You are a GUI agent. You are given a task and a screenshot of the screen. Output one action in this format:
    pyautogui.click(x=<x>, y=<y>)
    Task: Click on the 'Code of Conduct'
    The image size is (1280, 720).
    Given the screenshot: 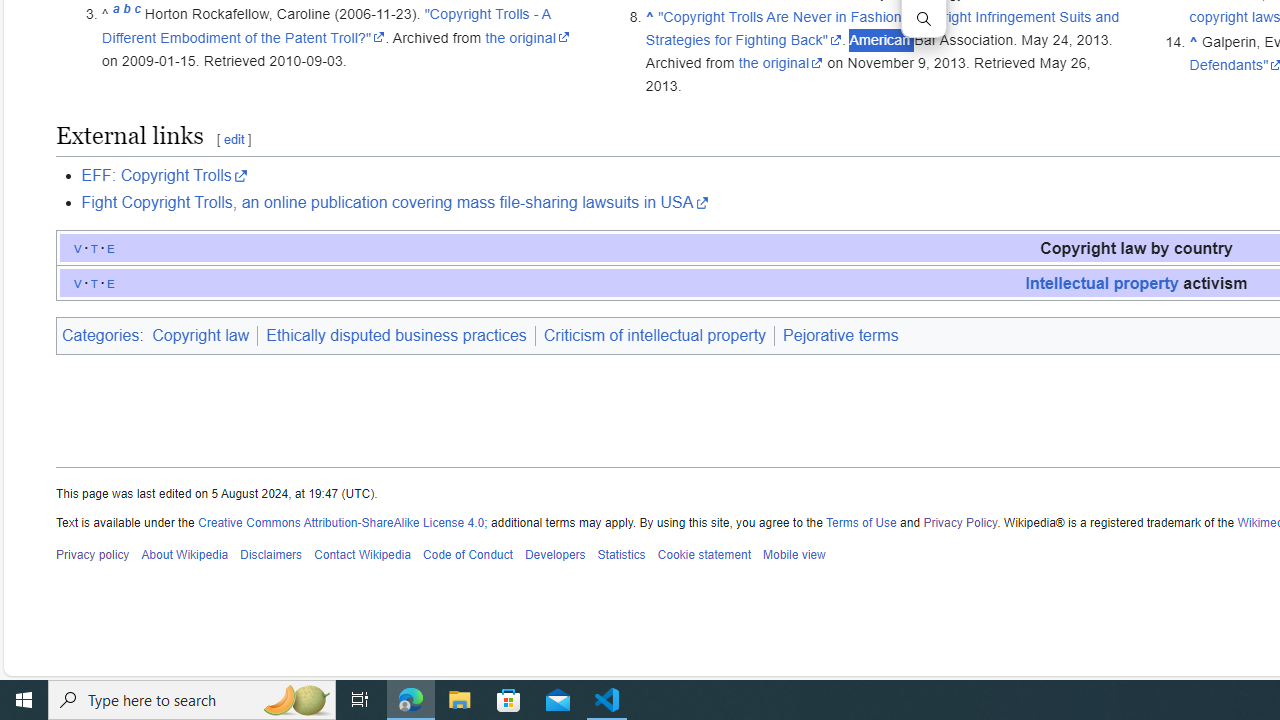 What is the action you would take?
    pyautogui.click(x=466, y=555)
    